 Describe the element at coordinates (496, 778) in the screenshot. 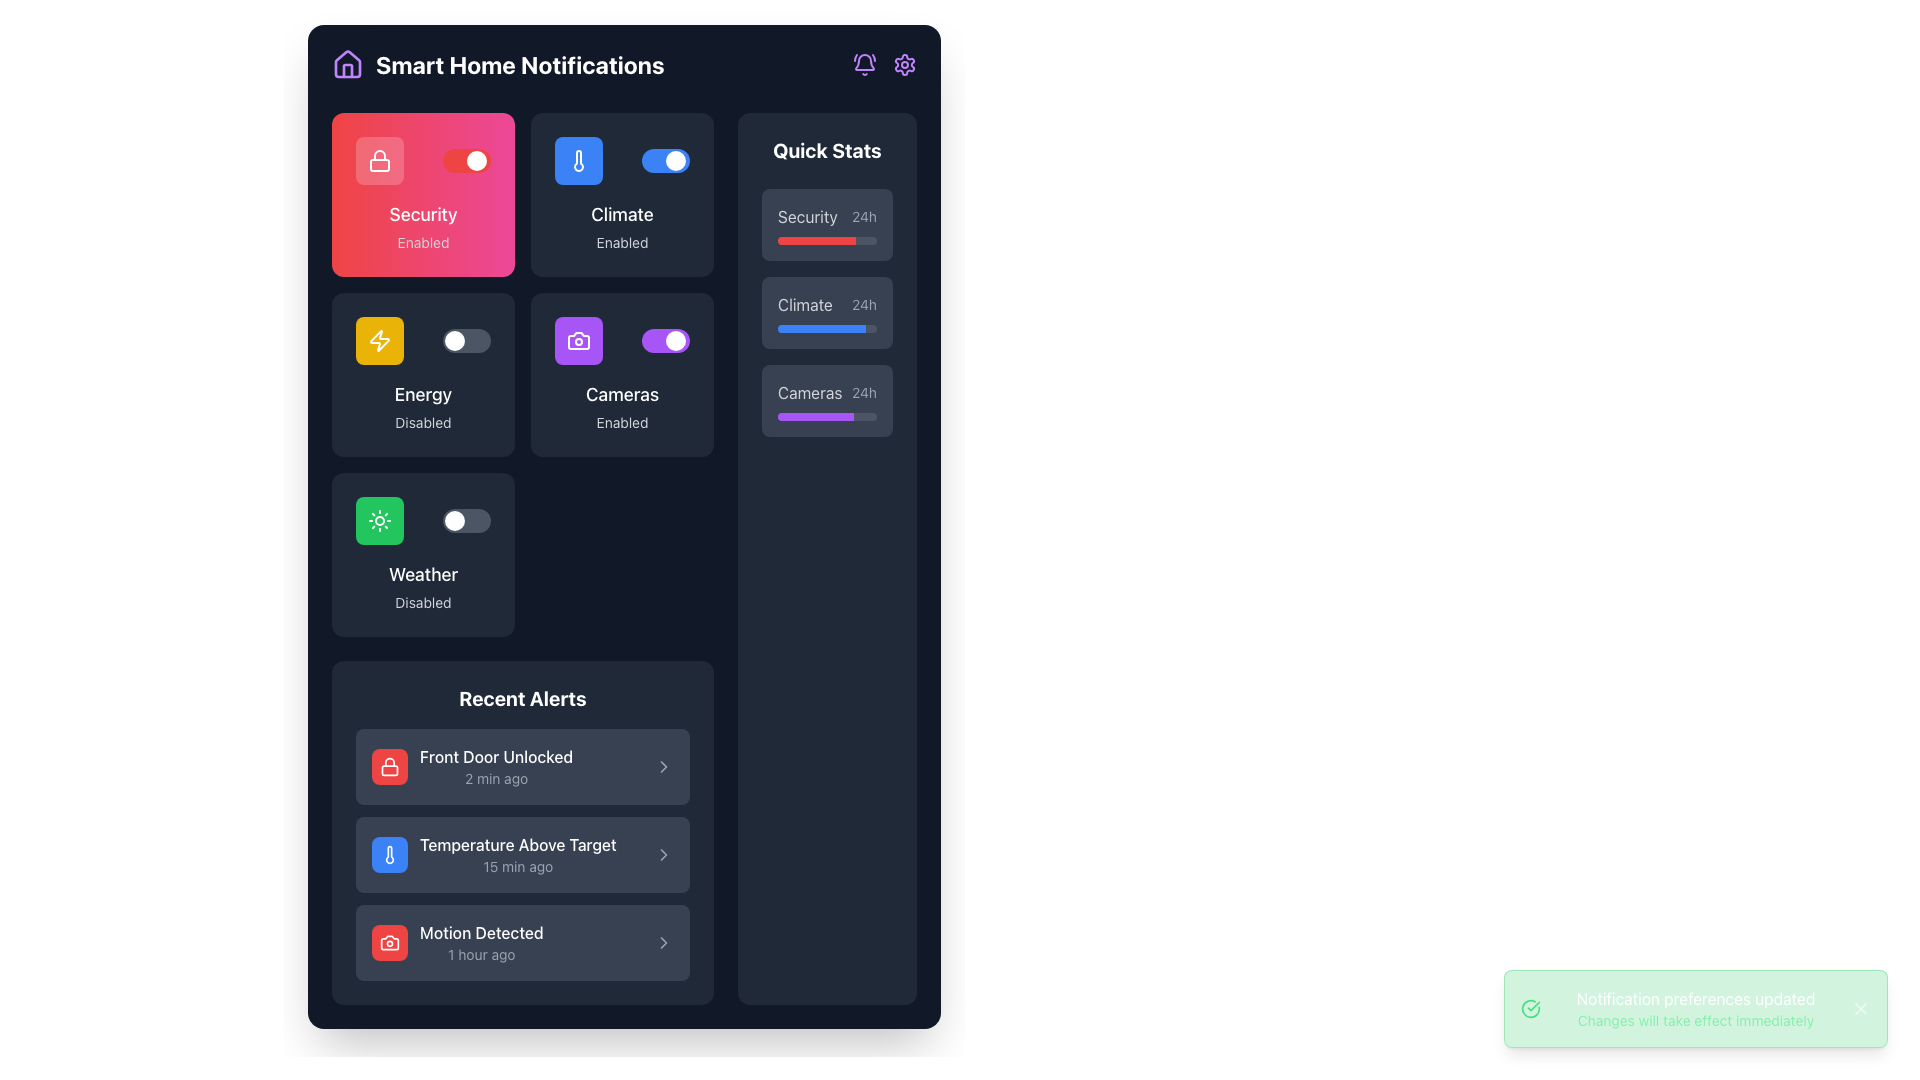

I see `the label displaying '2 min ago', which is positioned below 'Front Door Unlocked' in the 'Recent Alerts' section` at that location.